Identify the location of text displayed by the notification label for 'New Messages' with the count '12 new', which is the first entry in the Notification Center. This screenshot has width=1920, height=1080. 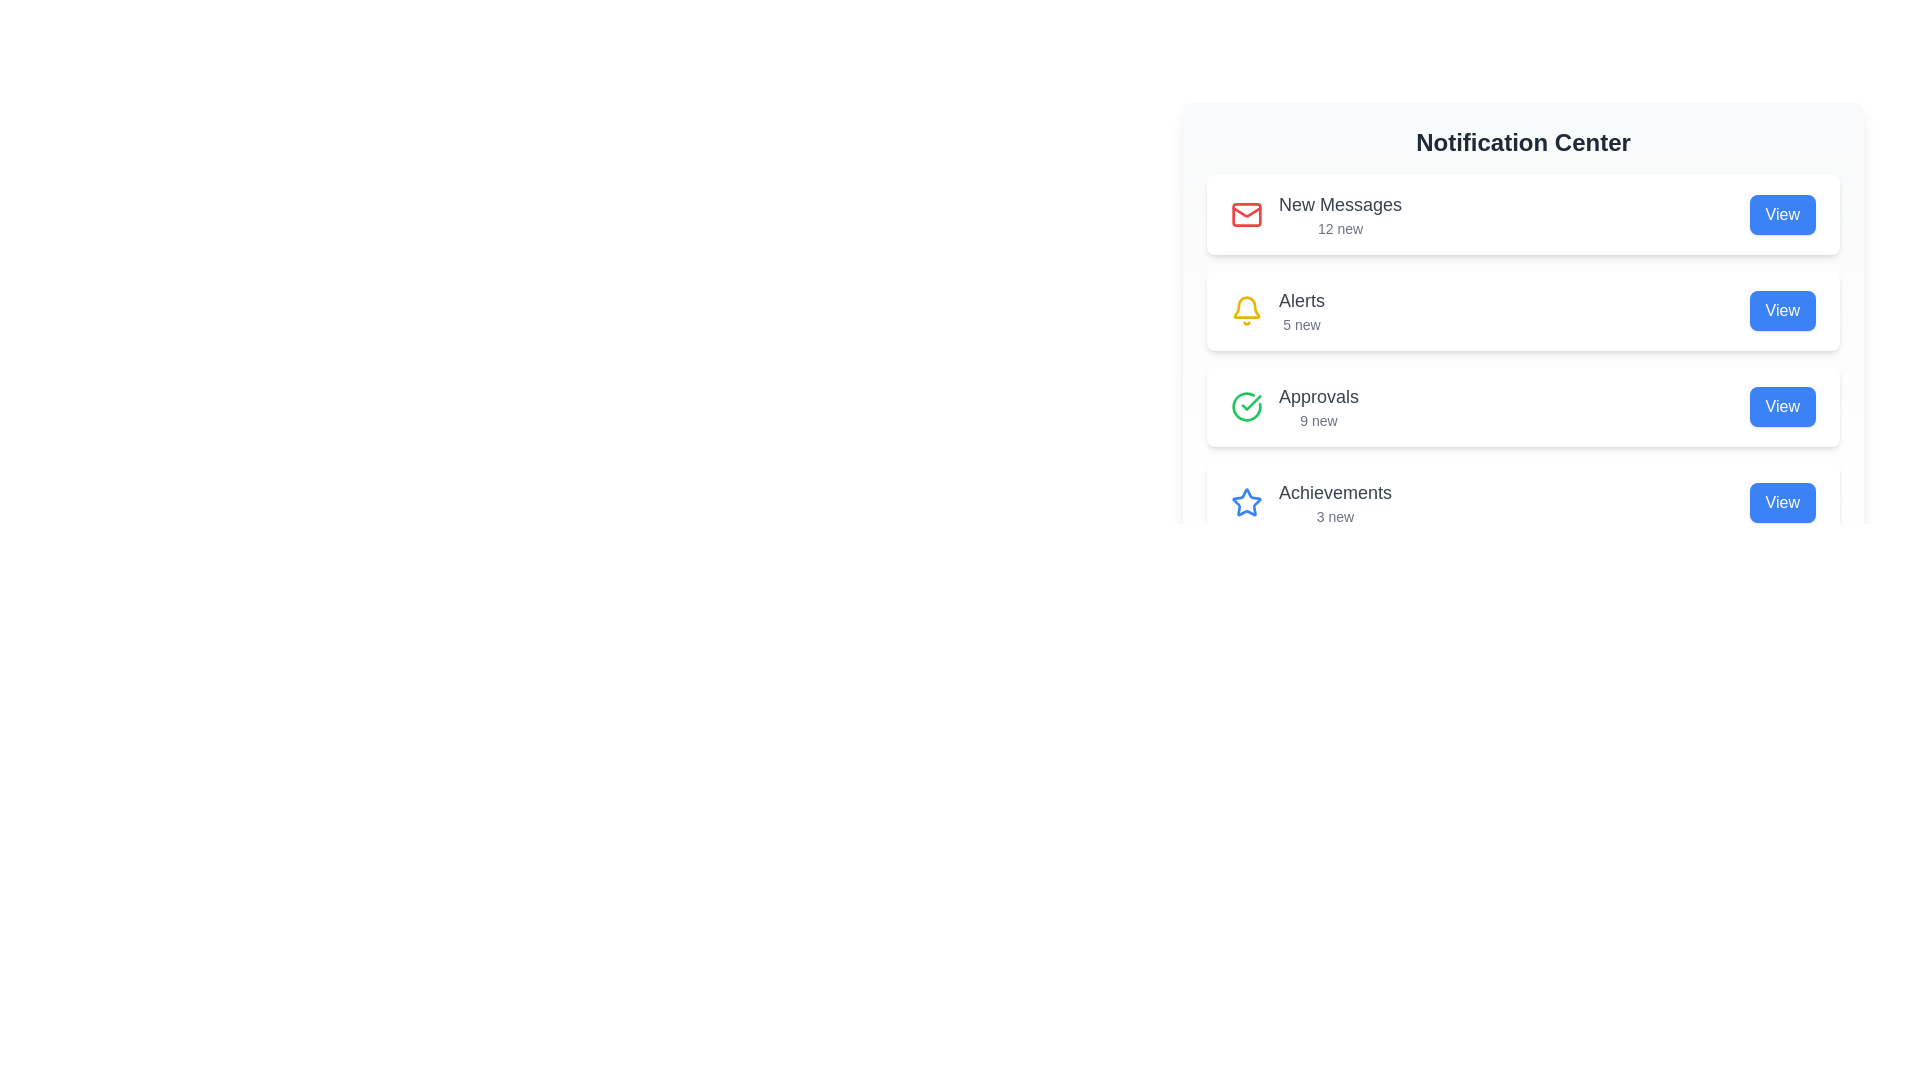
(1340, 215).